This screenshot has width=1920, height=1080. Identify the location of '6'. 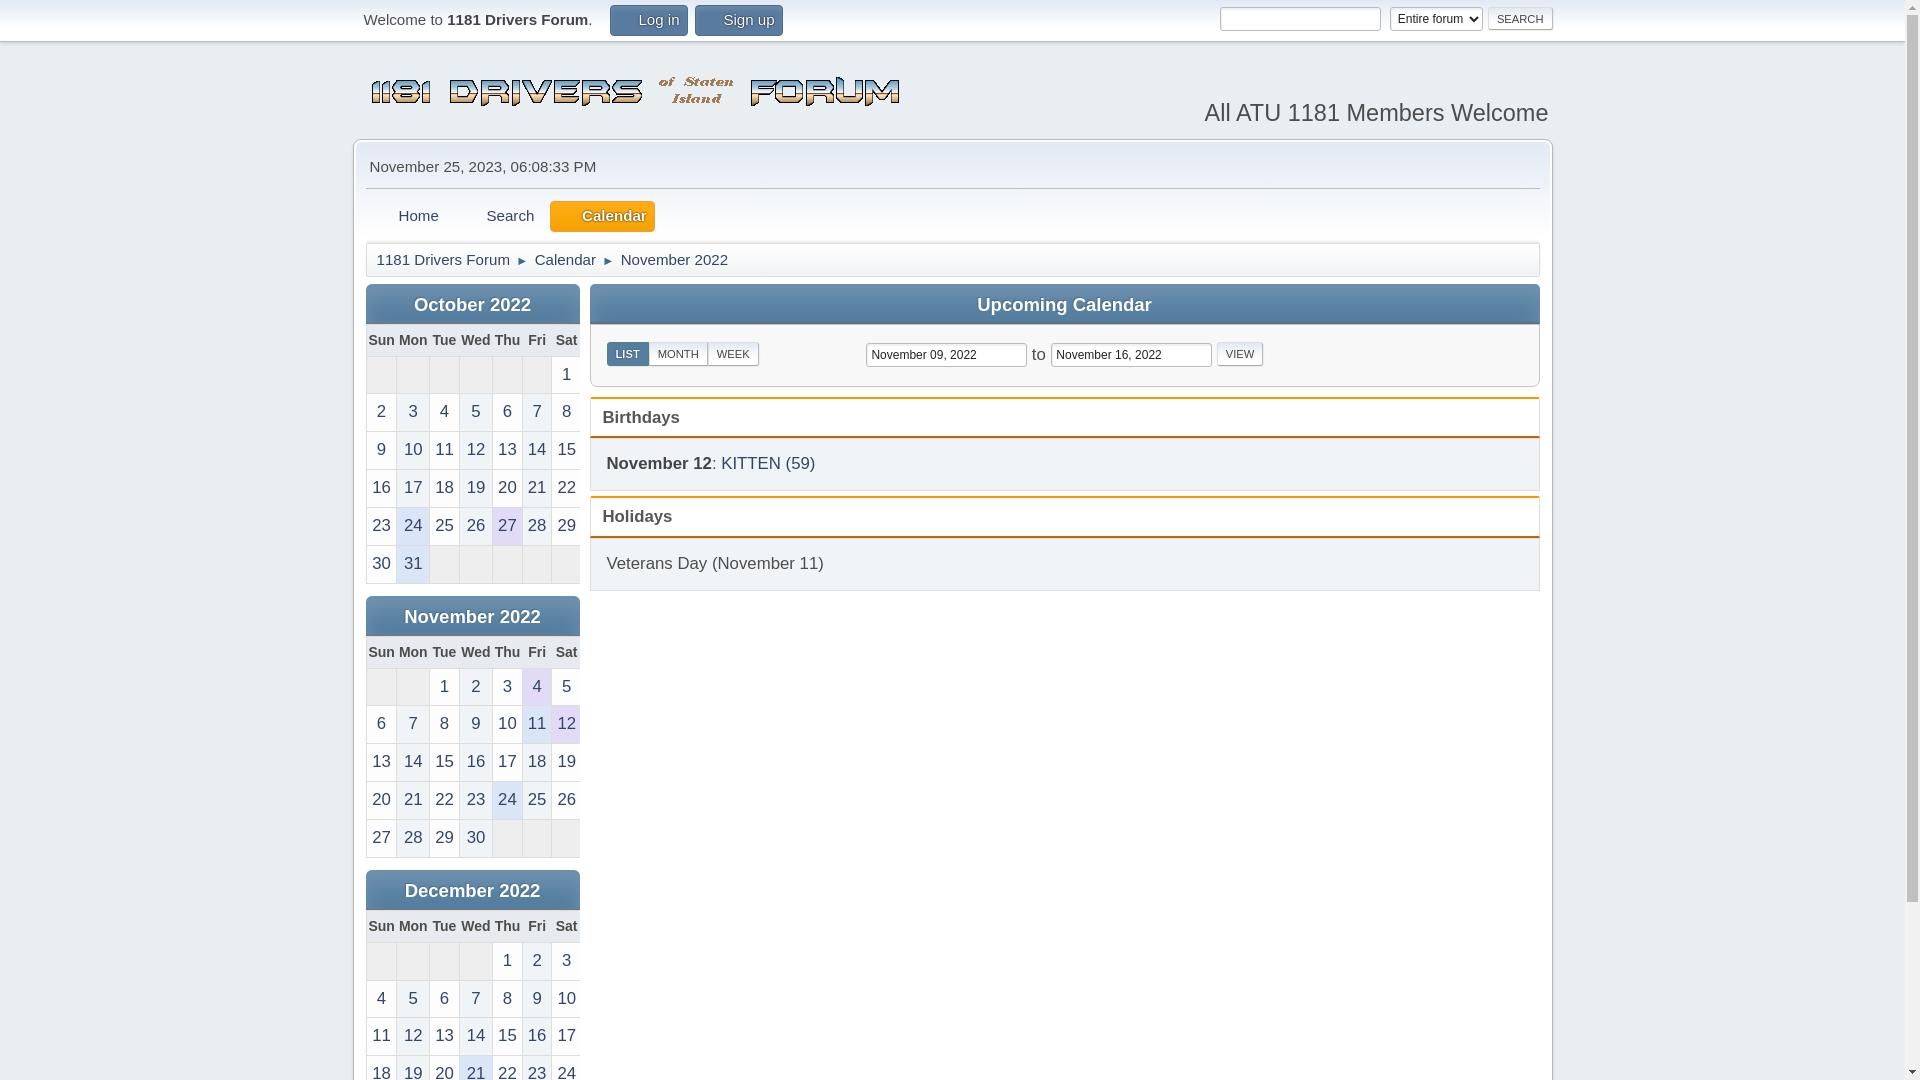
(443, 999).